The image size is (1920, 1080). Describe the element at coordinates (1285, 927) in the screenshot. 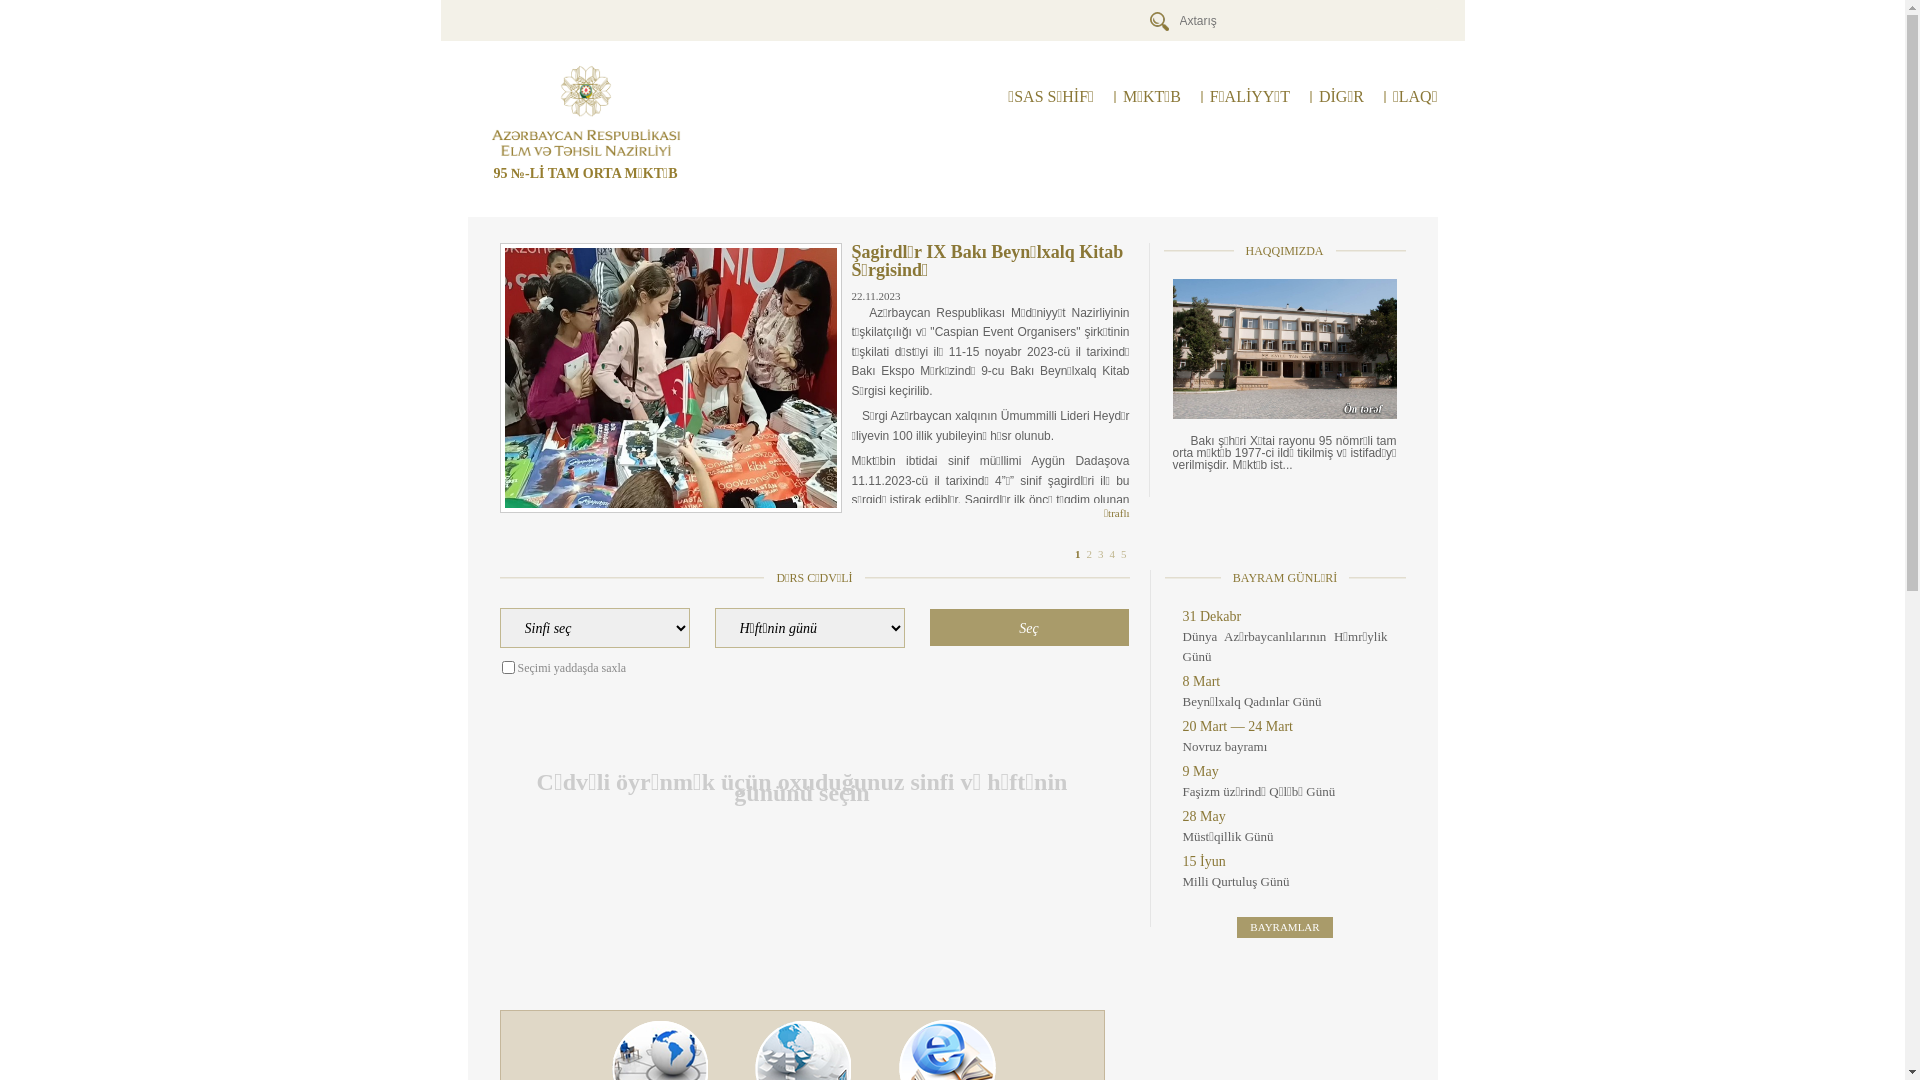

I see `'BAYRAMLAR'` at that location.